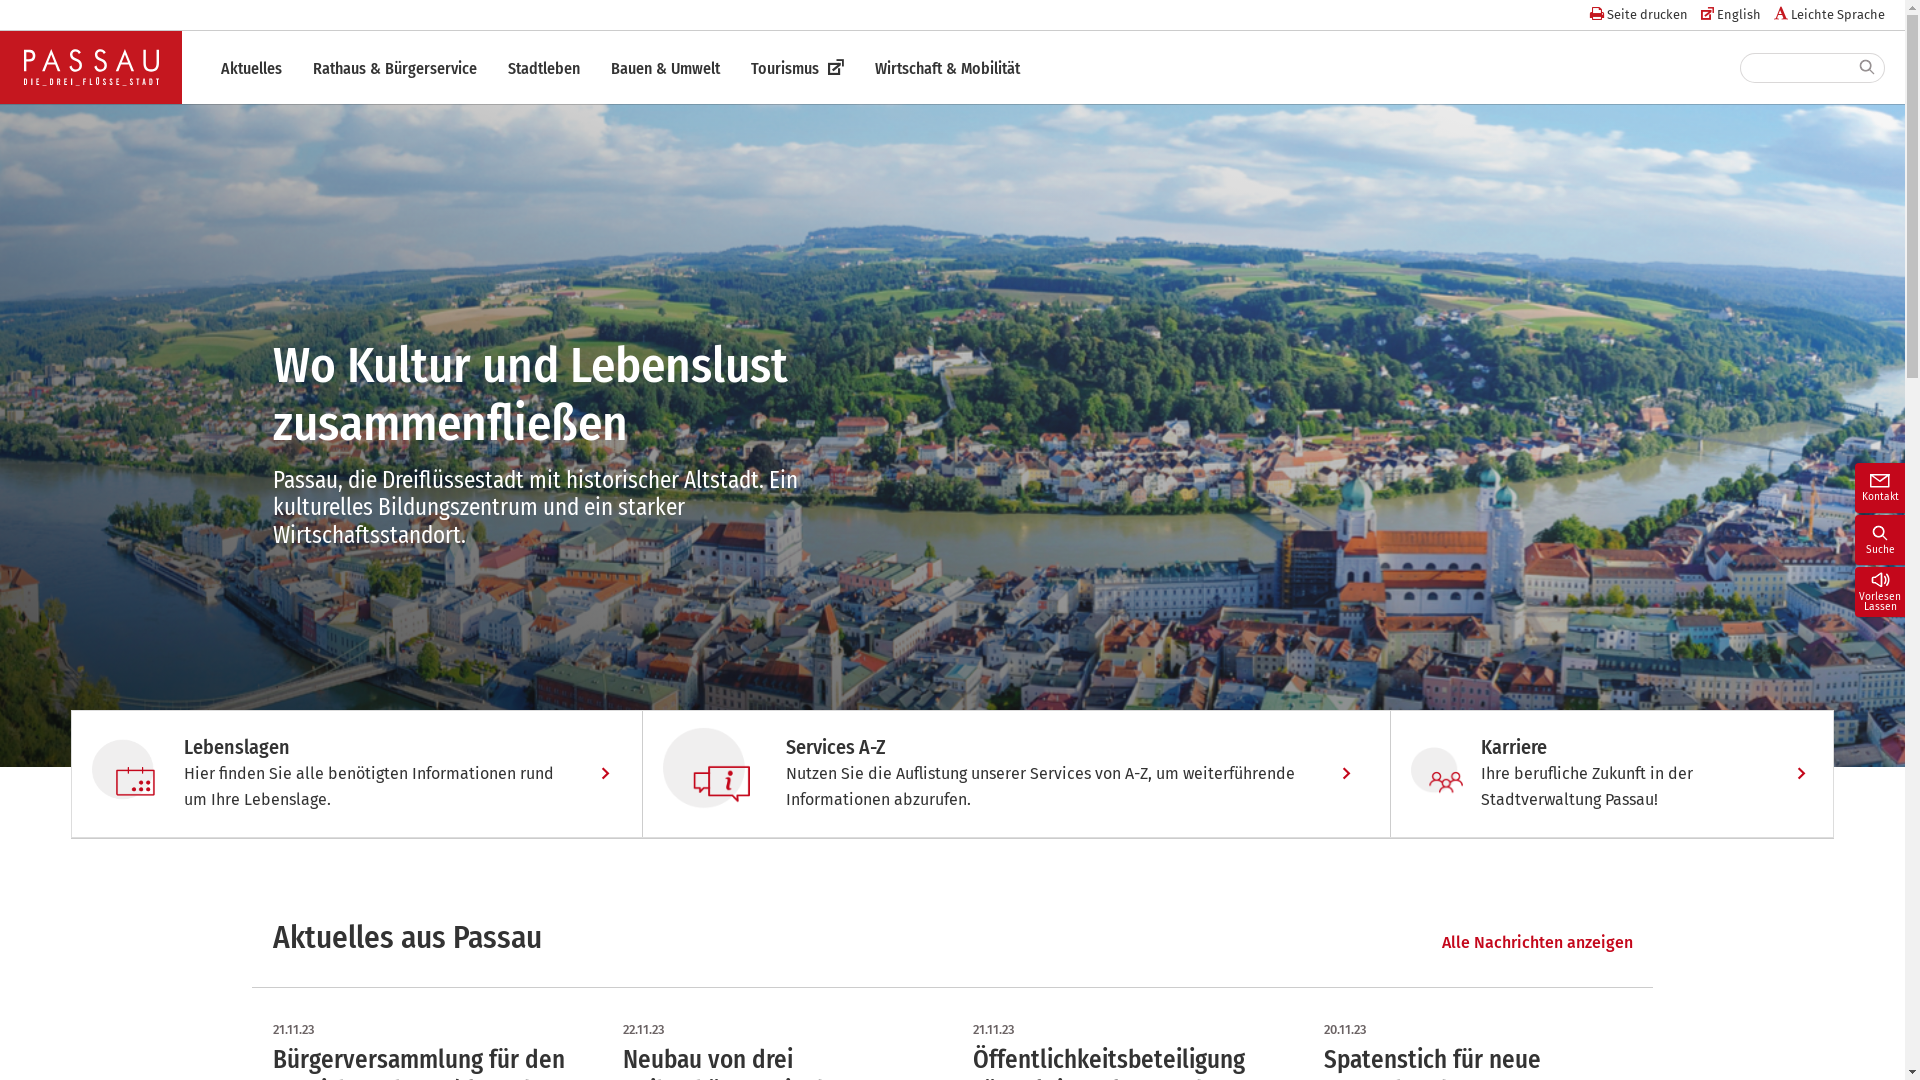 This screenshot has height=1080, width=1920. What do you see at coordinates (1441, 942) in the screenshot?
I see `'Alle Nachrichten anzeigen'` at bounding box center [1441, 942].